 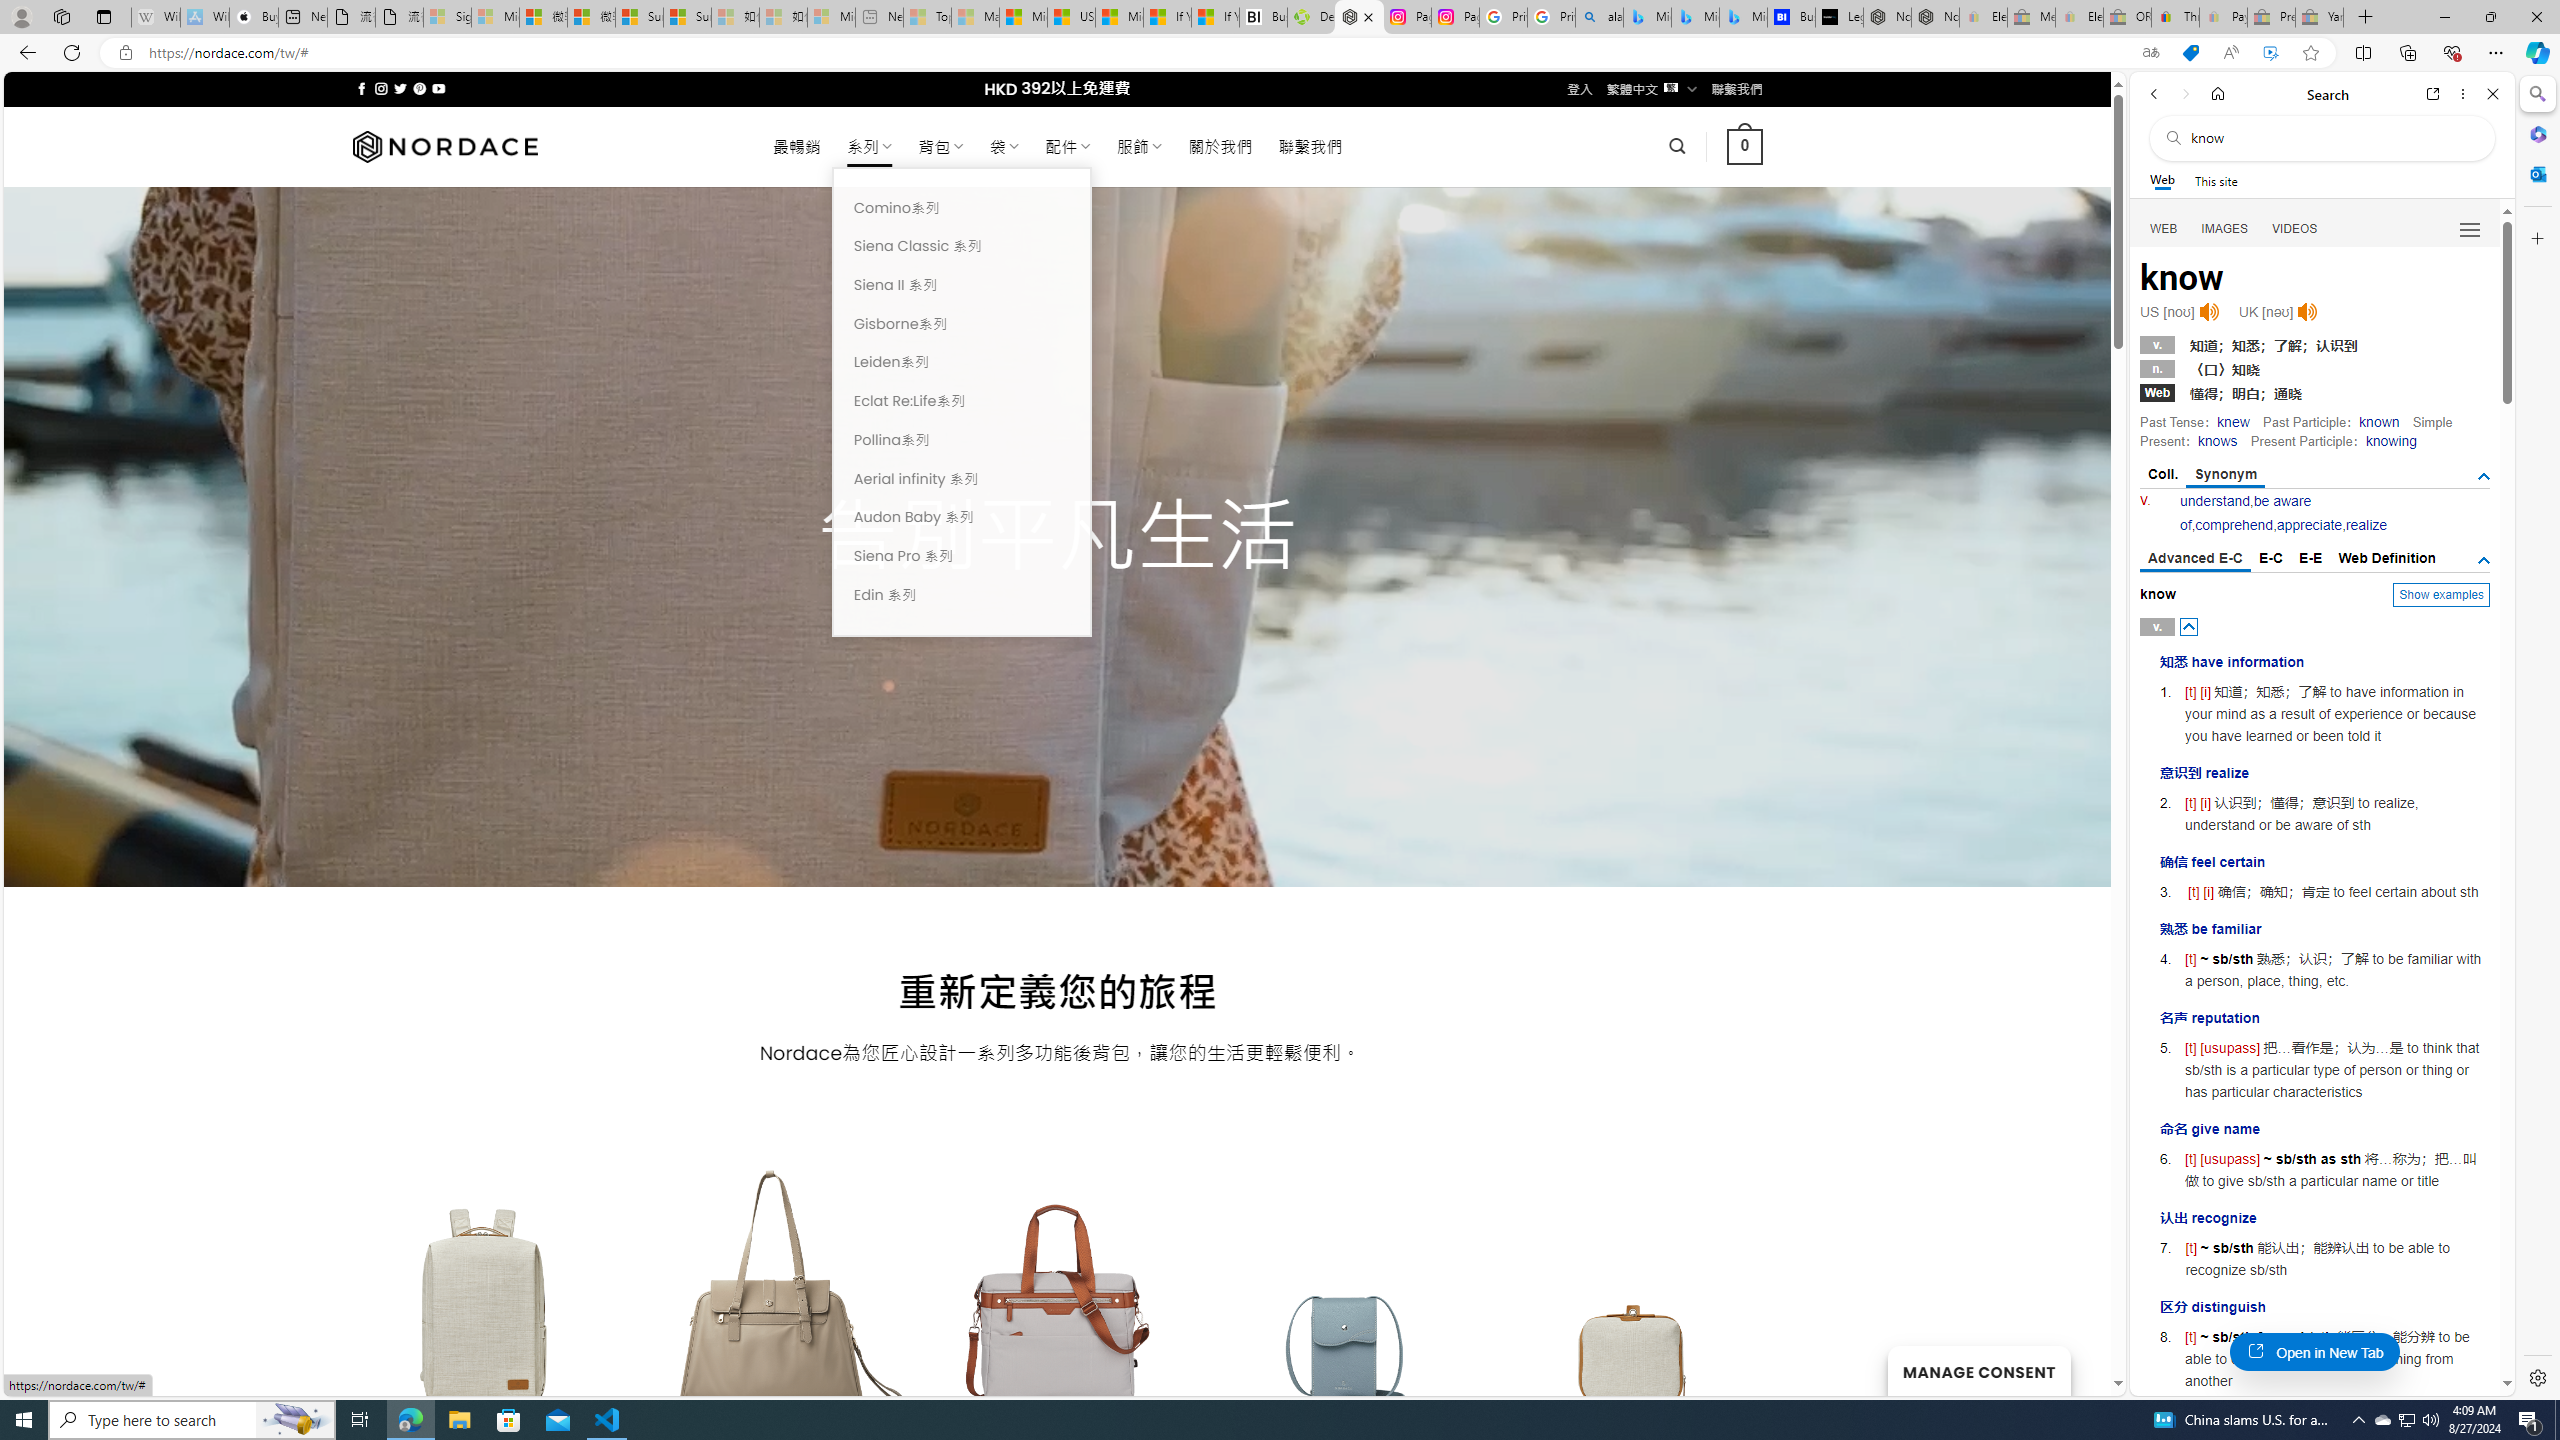 What do you see at coordinates (1744, 145) in the screenshot?
I see `' 0 '` at bounding box center [1744, 145].